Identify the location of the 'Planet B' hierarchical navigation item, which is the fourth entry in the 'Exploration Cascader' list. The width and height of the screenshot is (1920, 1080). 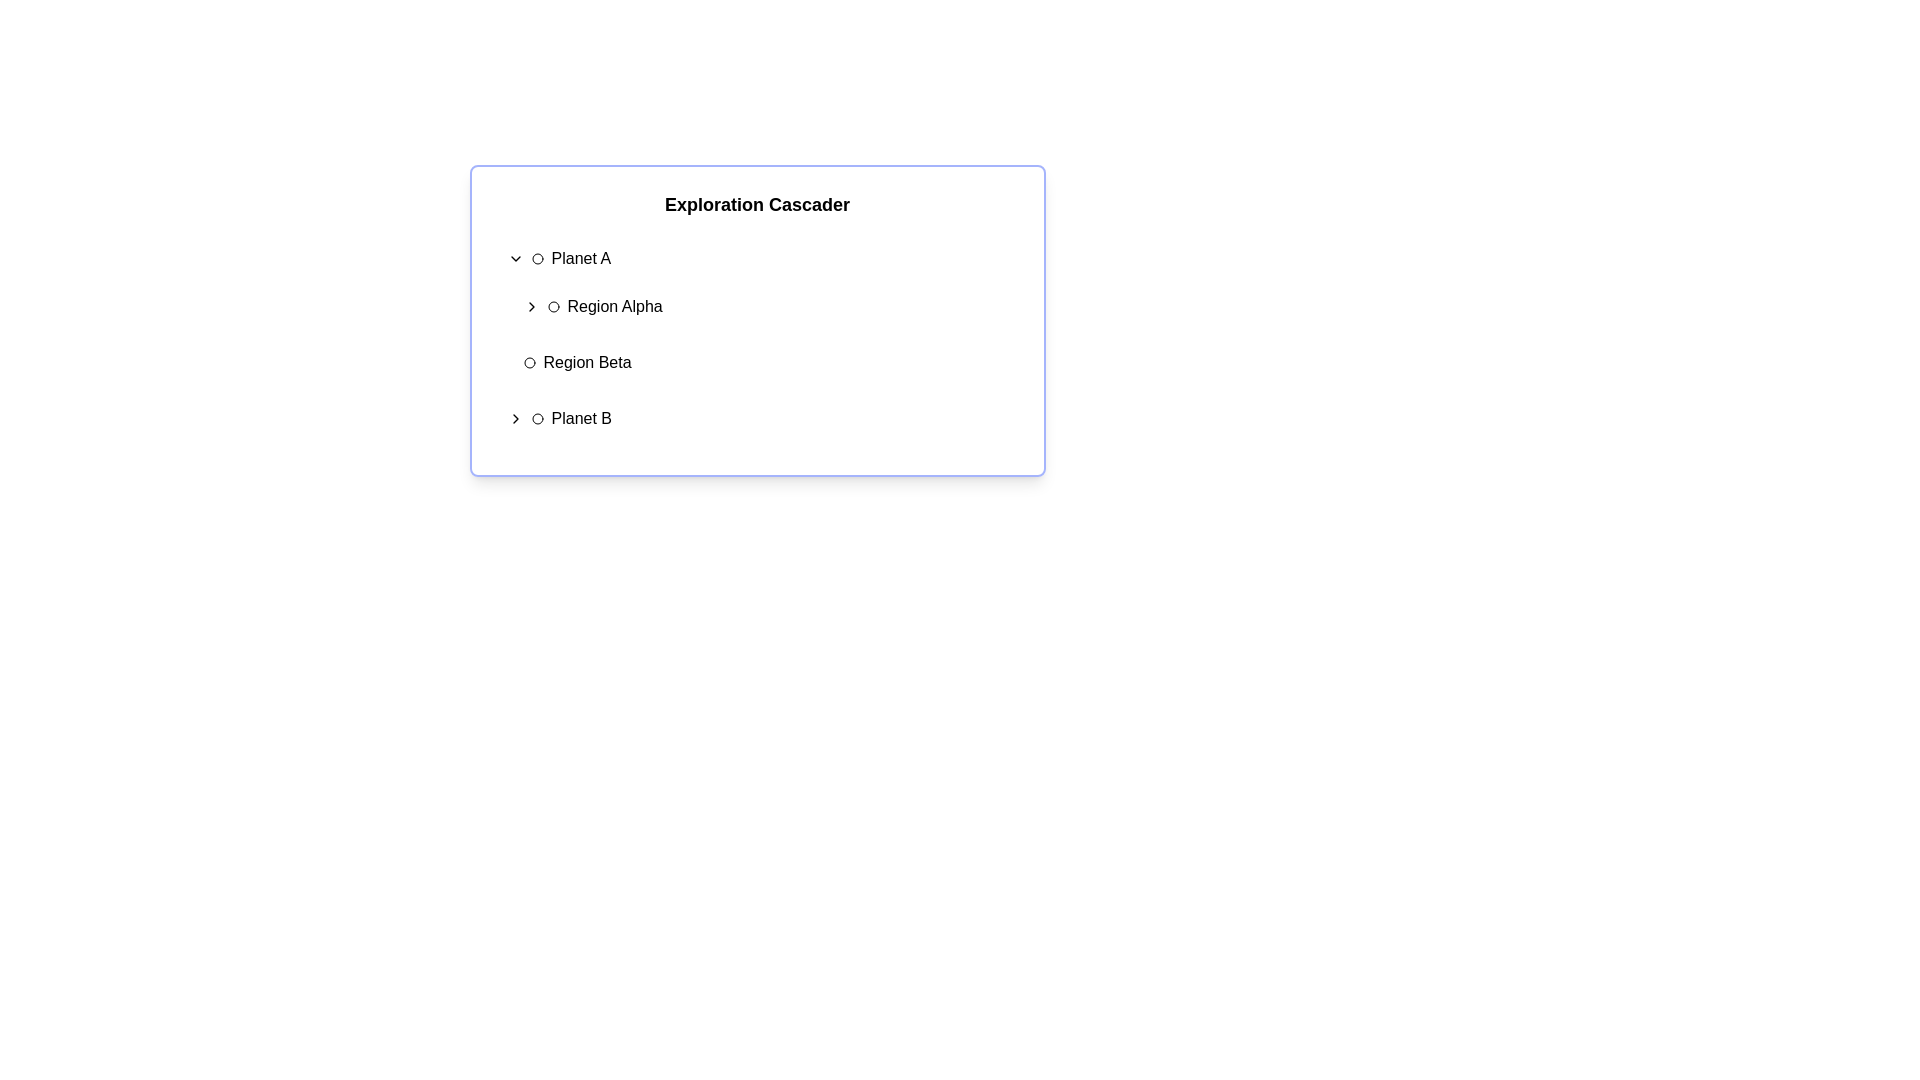
(756, 418).